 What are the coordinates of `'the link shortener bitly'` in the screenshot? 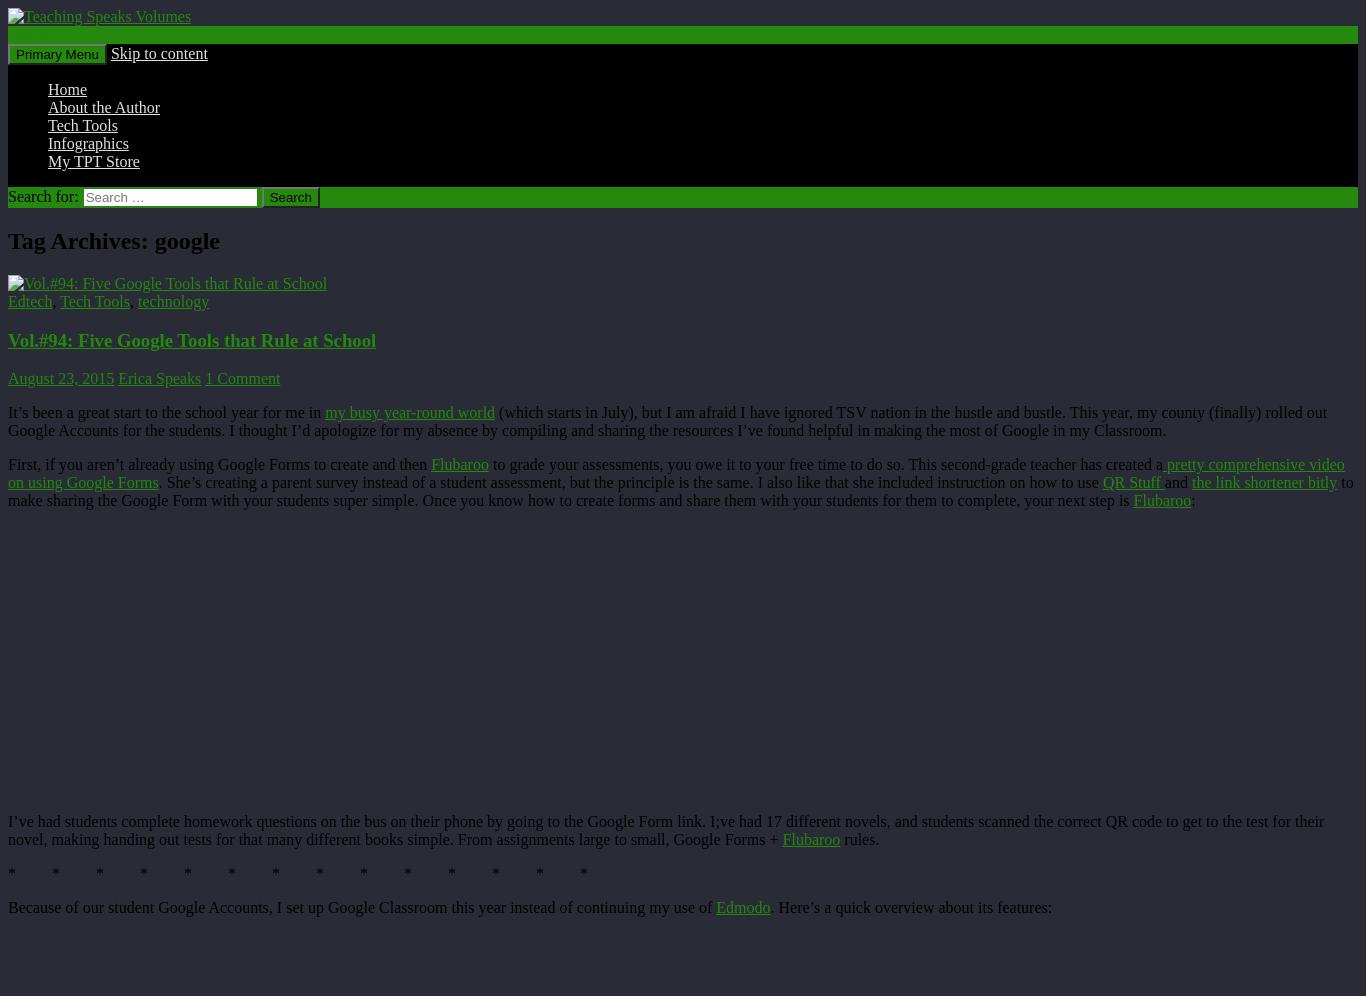 It's located at (1262, 481).